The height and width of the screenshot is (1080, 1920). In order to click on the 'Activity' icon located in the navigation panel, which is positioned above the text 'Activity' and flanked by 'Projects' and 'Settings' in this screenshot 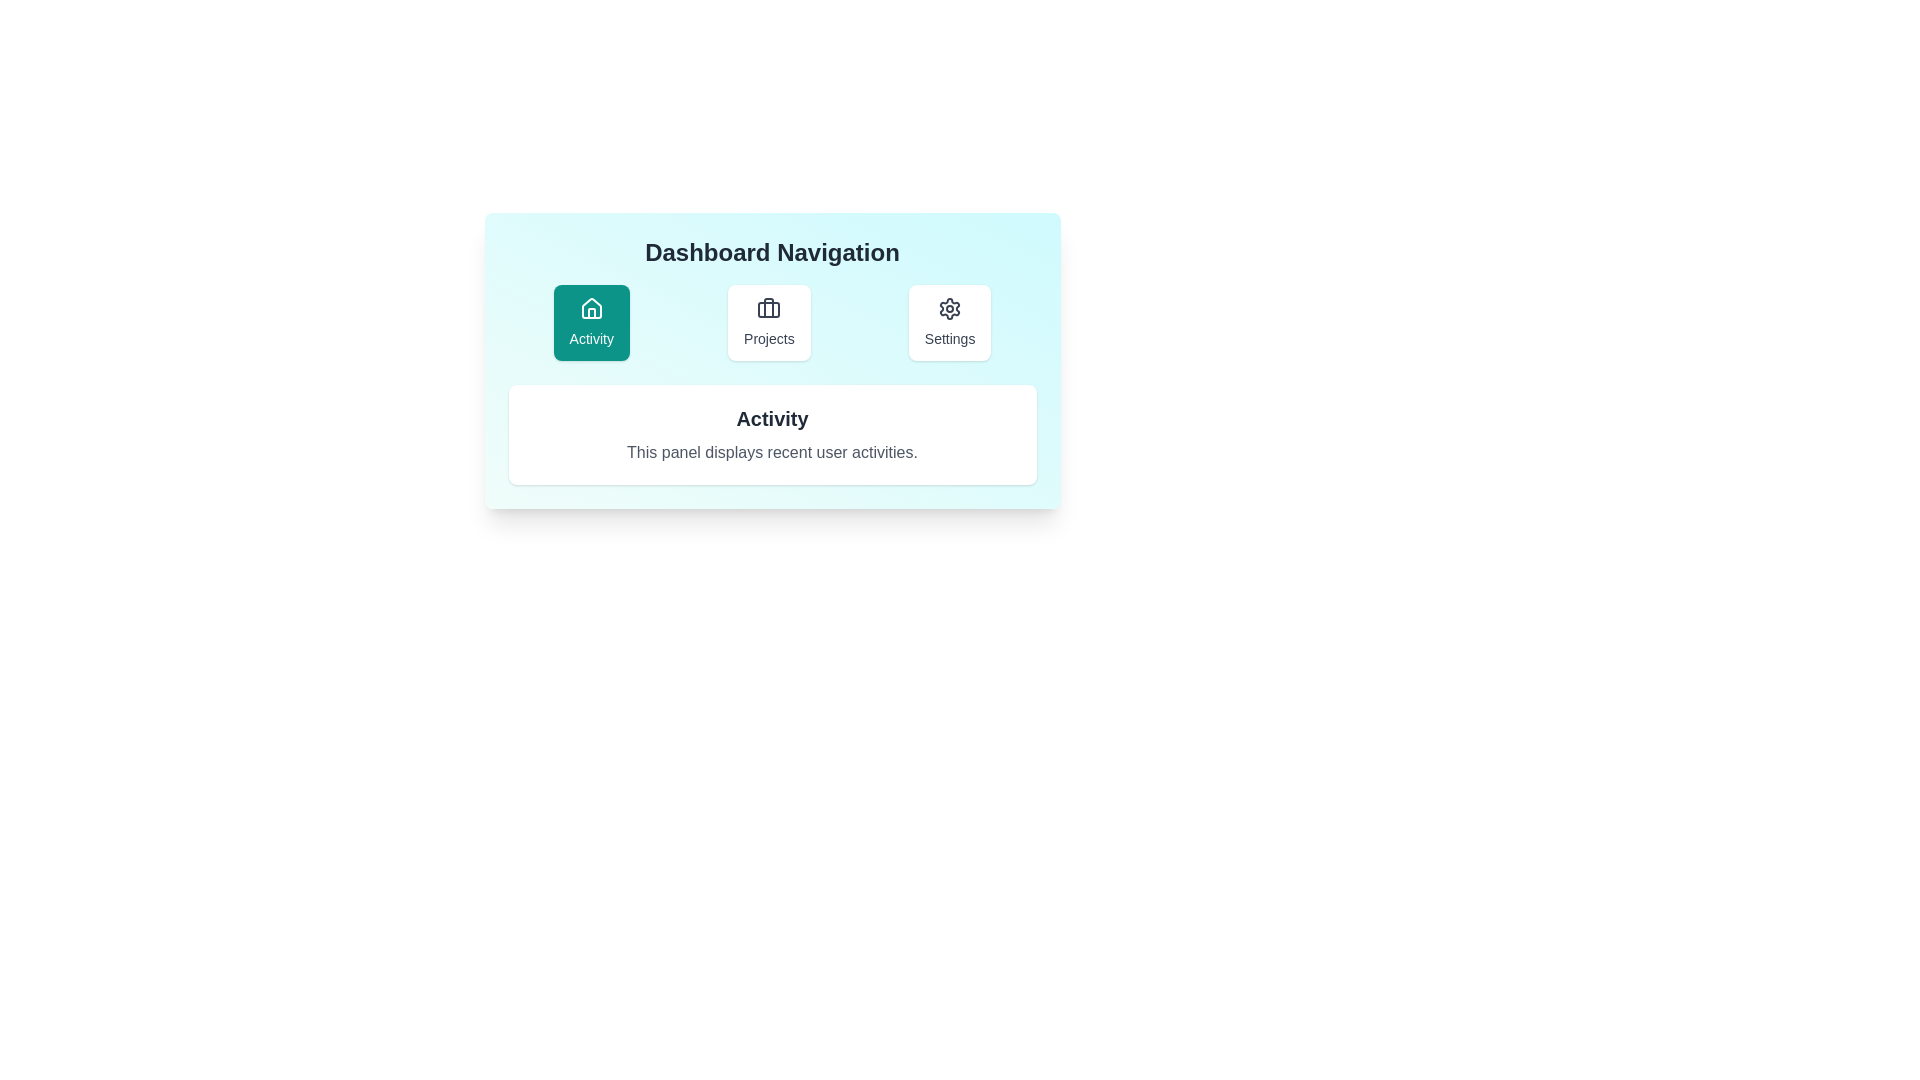, I will do `click(590, 308)`.